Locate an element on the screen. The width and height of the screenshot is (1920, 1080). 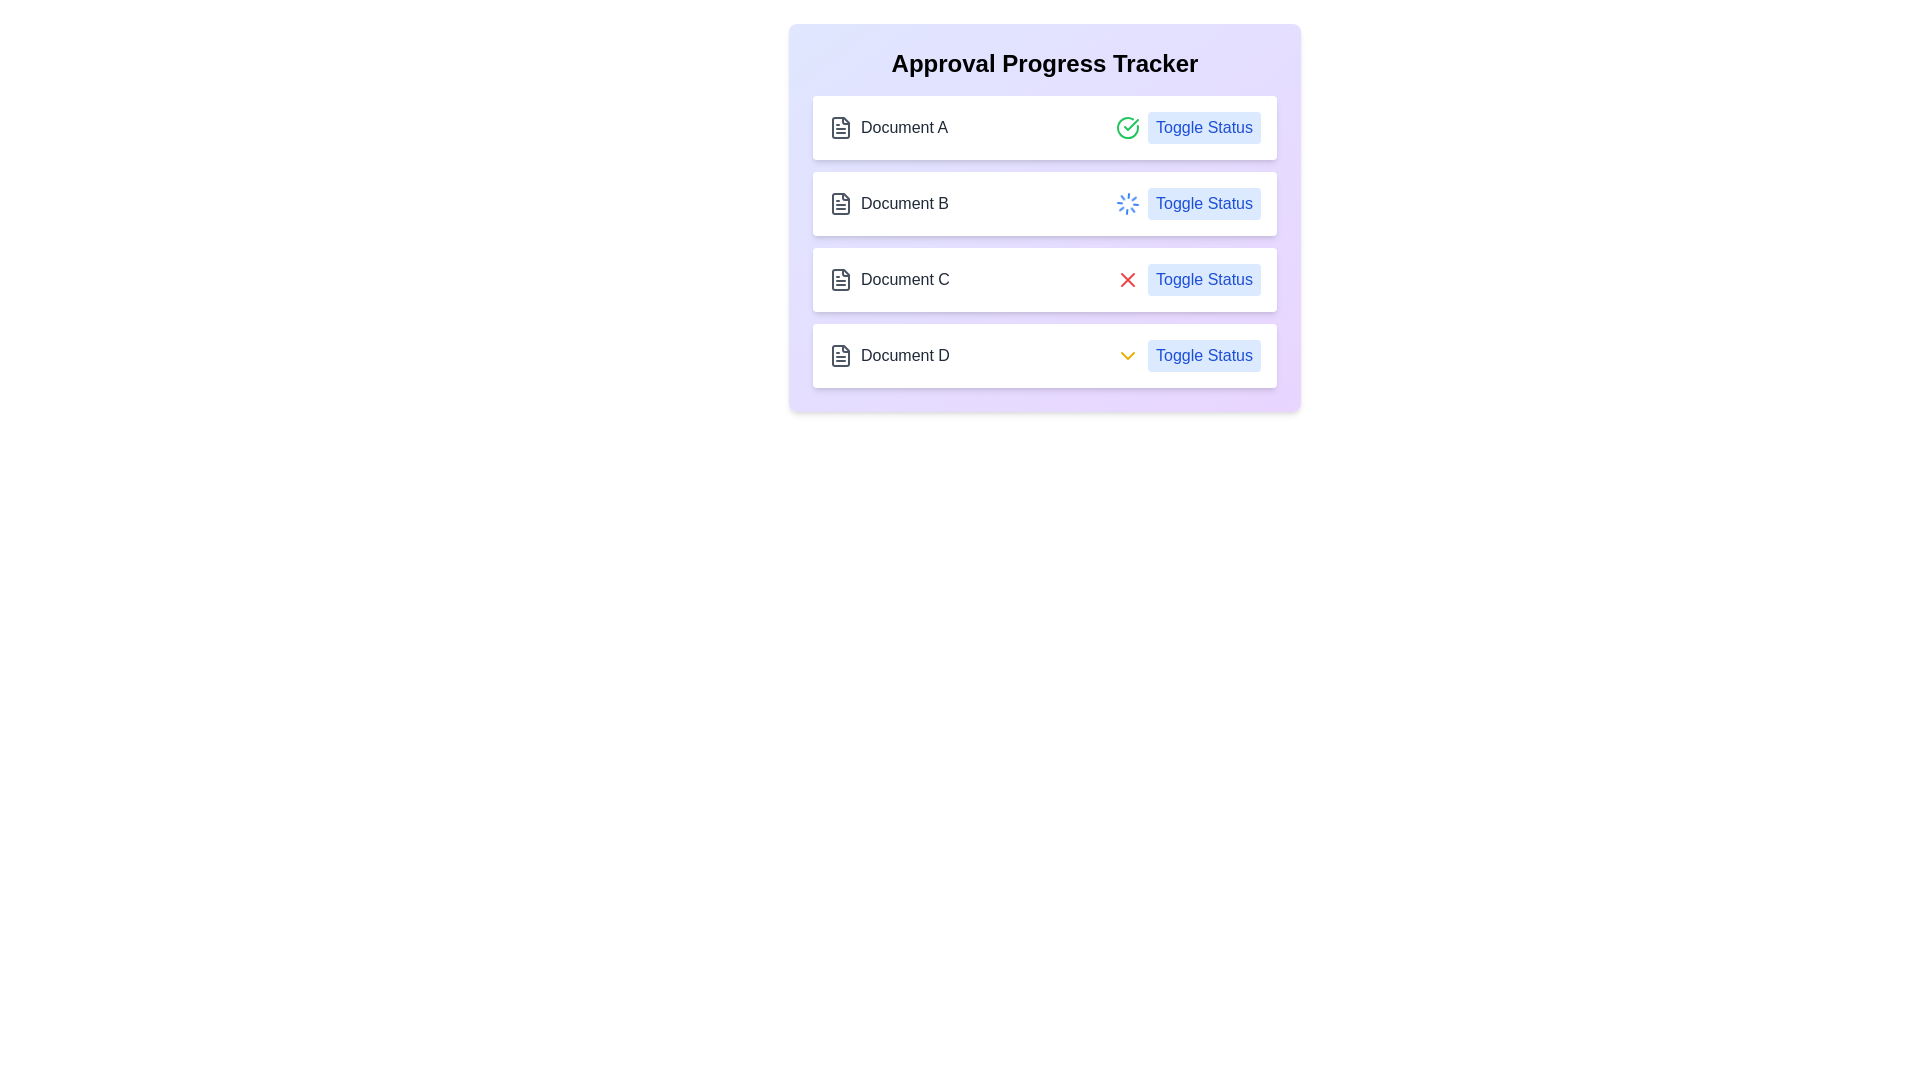
the text label indicating 'Document C', which is the third item in a vertical list of document entries is located at coordinates (904, 280).